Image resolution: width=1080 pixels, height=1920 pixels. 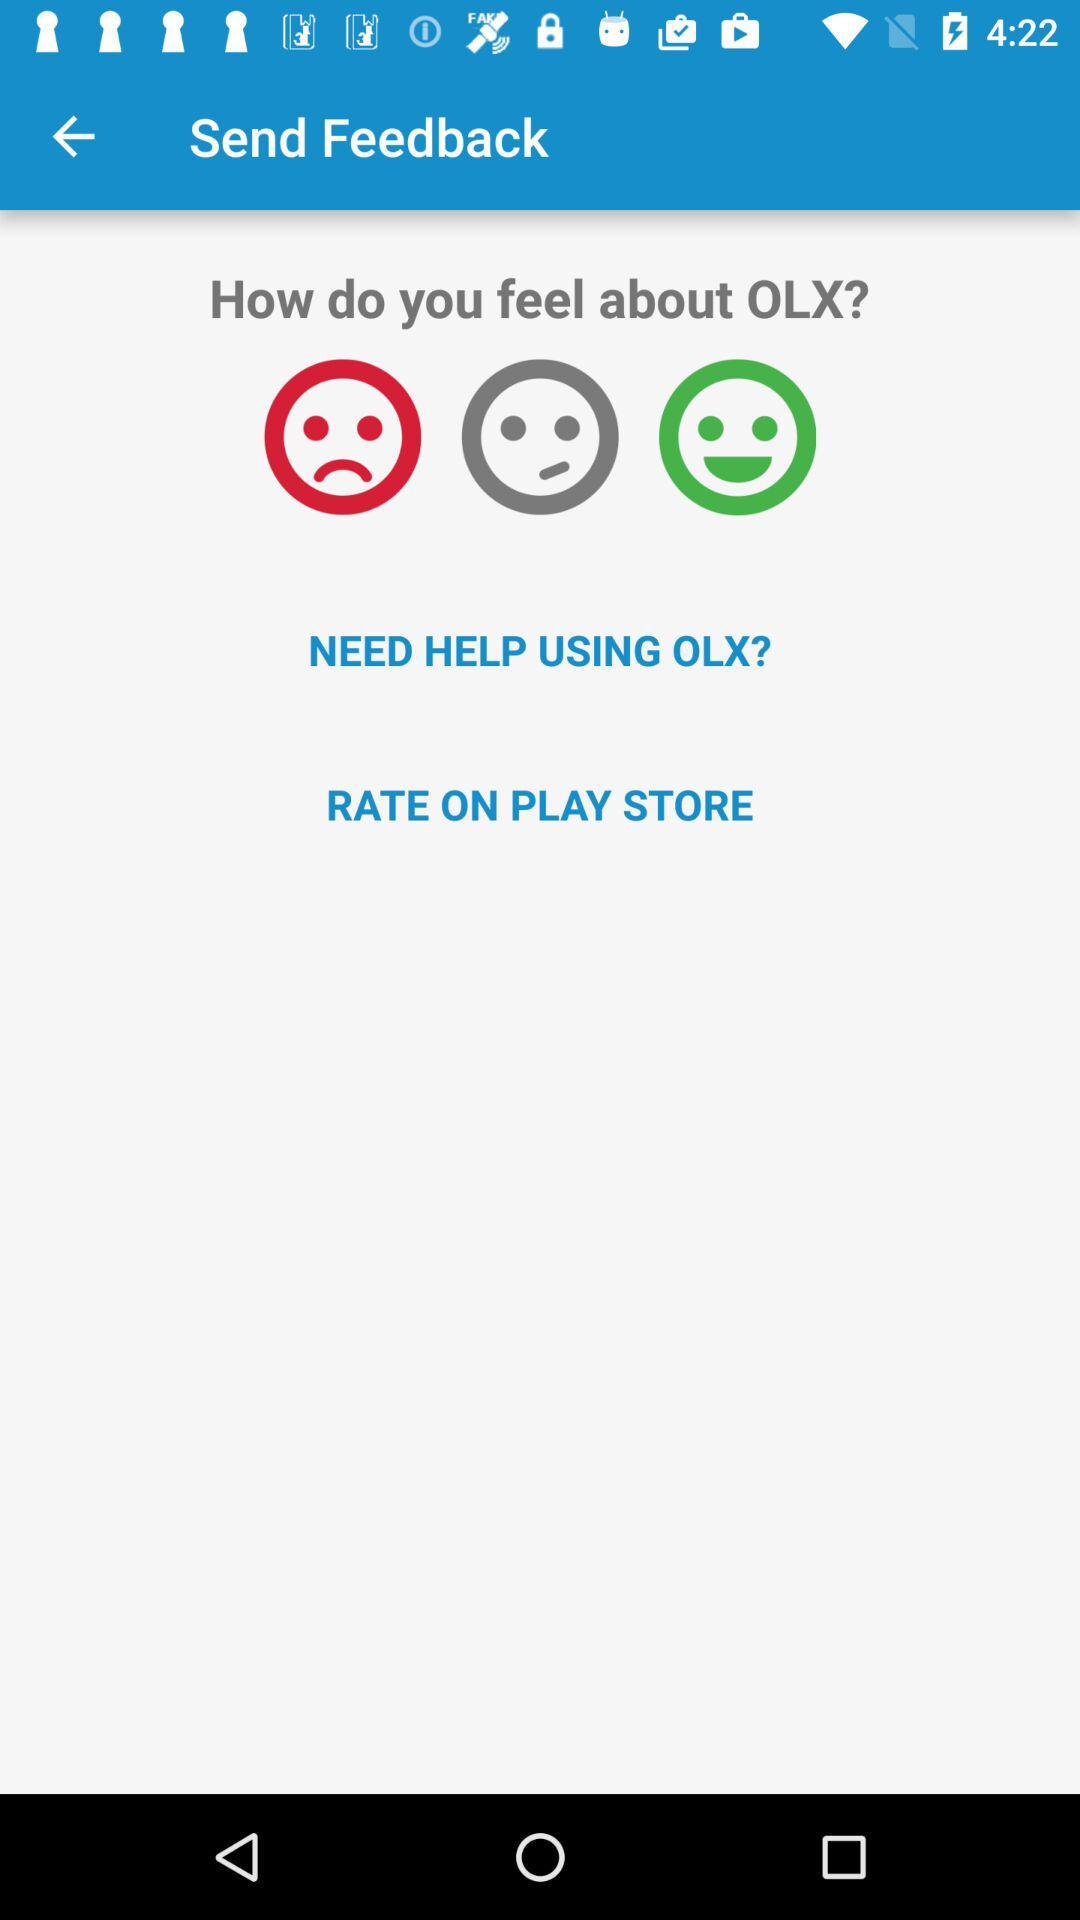 I want to click on rate on play, so click(x=540, y=804).